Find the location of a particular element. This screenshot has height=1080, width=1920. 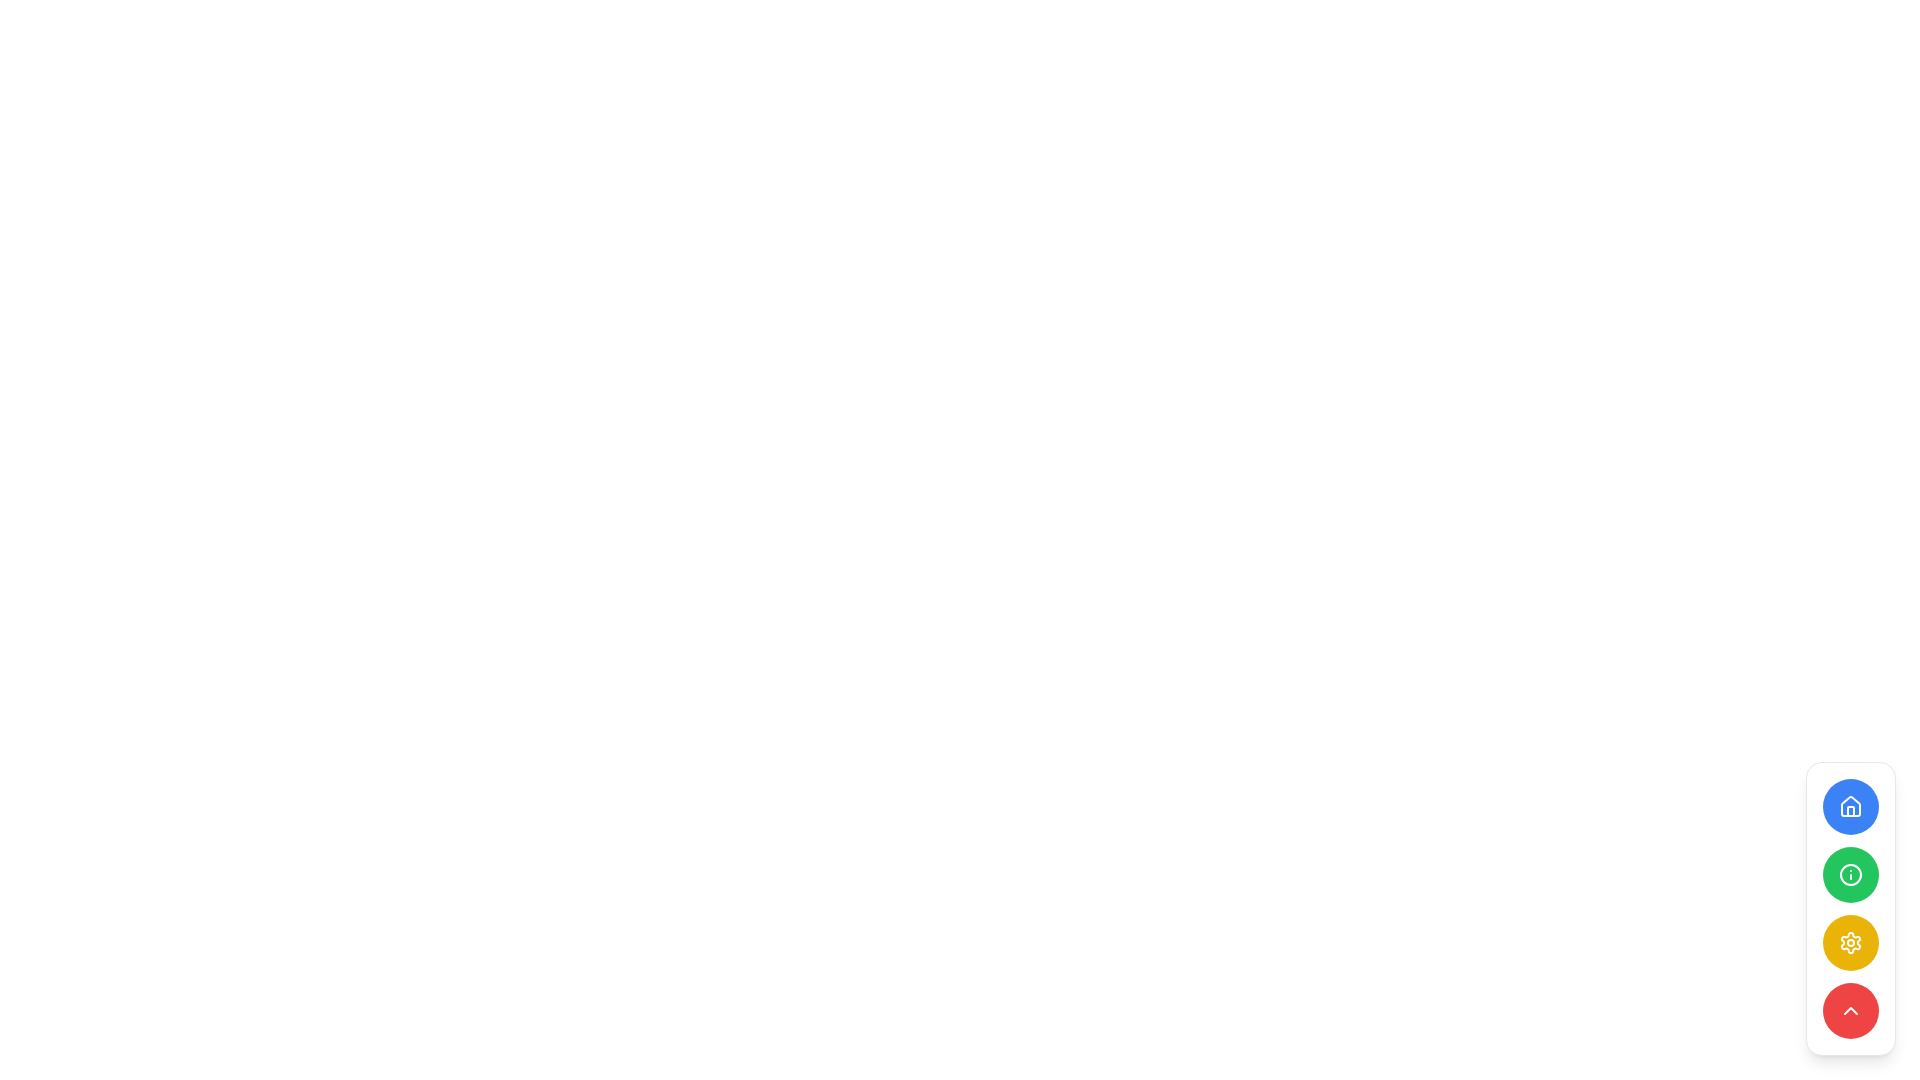

the up-facing chevron arrow button located at the bottom of the circular stack is located at coordinates (1850, 1010).